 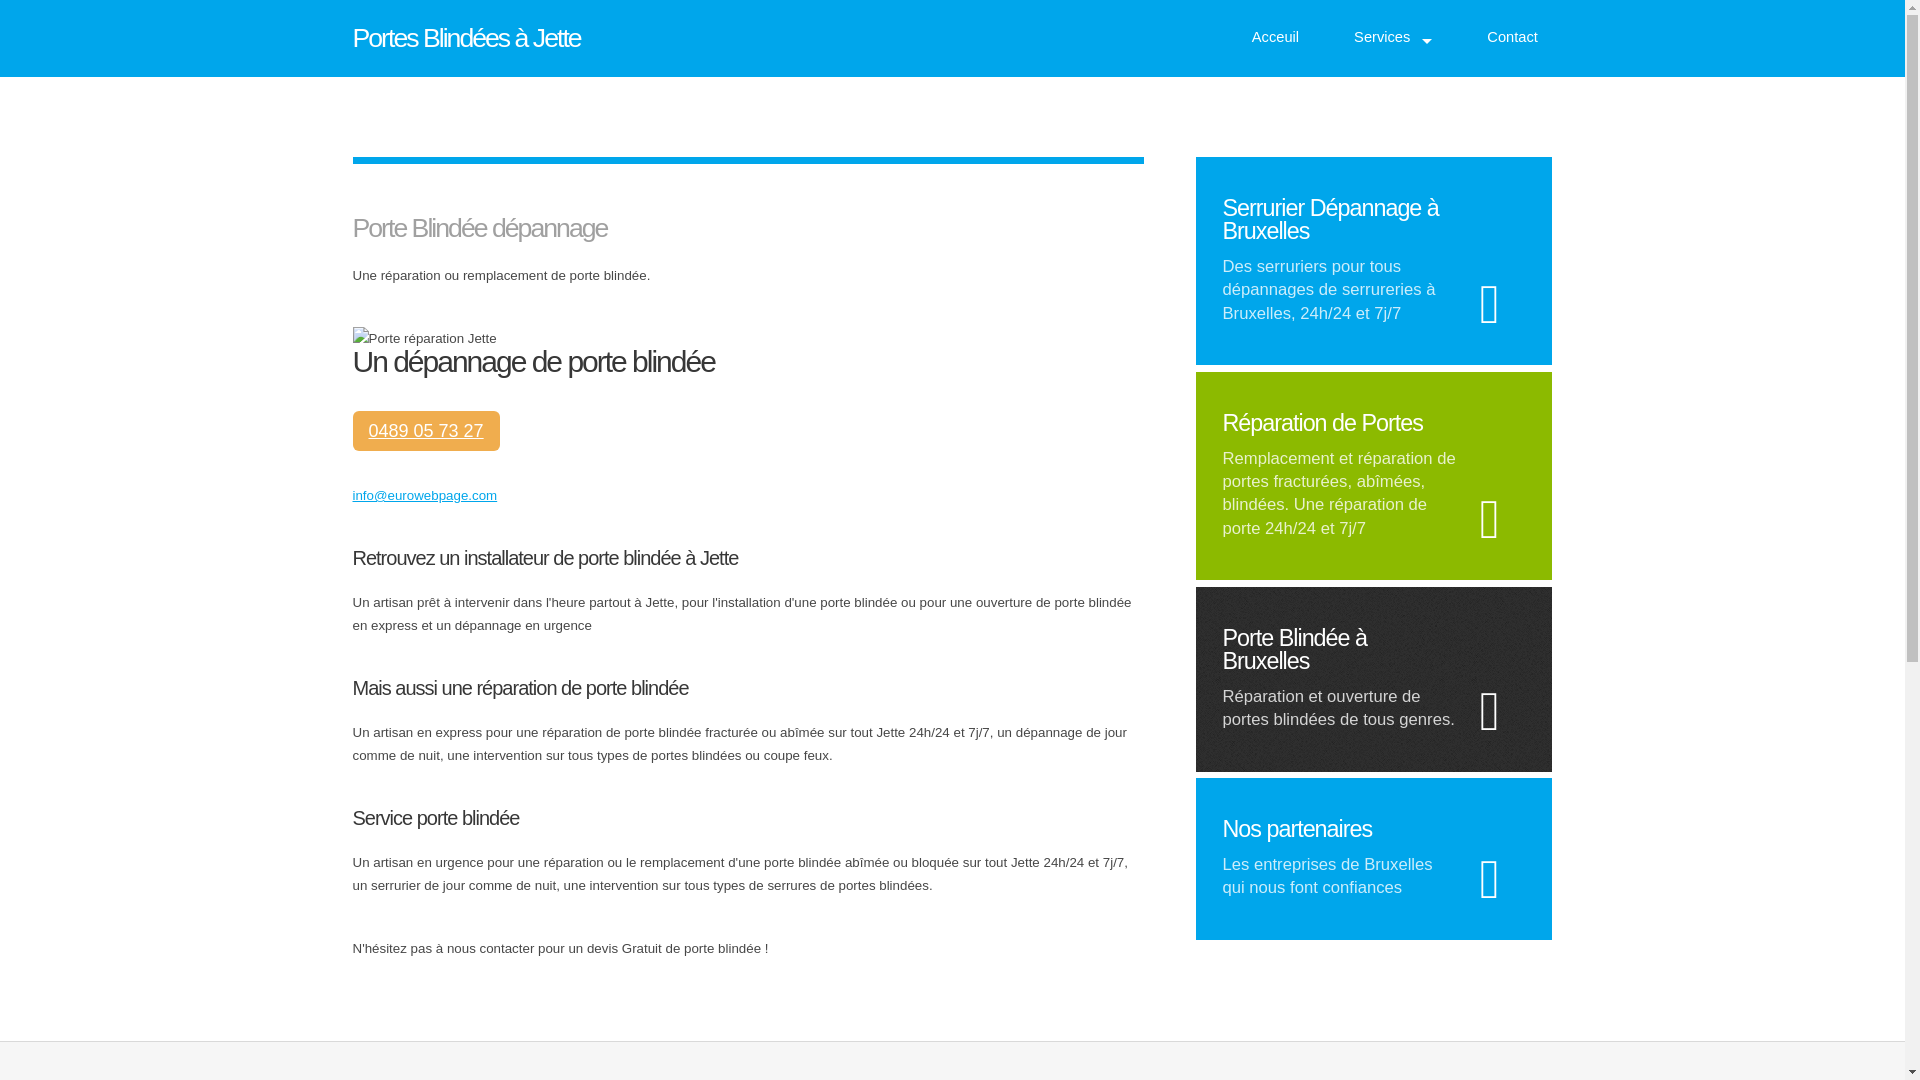 I want to click on 'Services', so click(x=1339, y=37).